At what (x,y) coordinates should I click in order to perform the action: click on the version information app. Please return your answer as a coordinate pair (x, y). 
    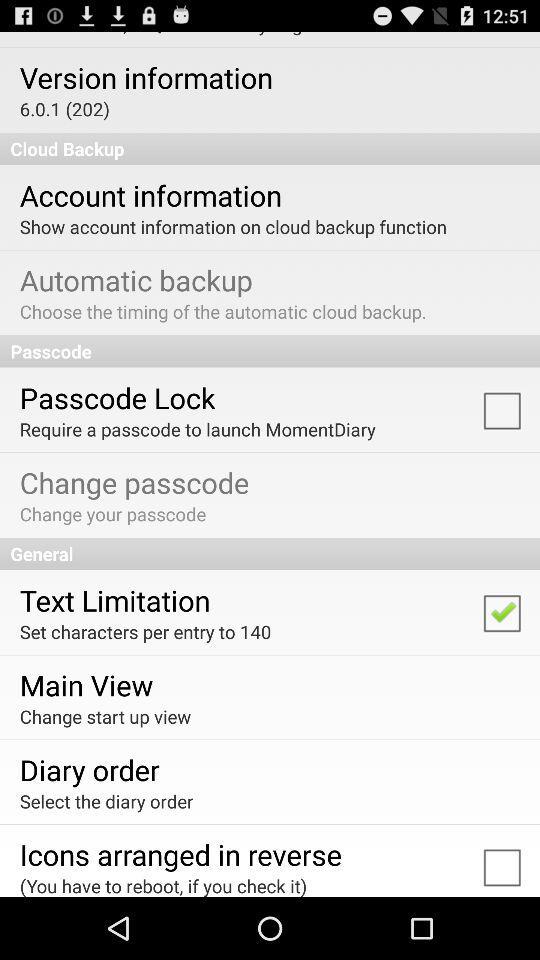
    Looking at the image, I should click on (145, 77).